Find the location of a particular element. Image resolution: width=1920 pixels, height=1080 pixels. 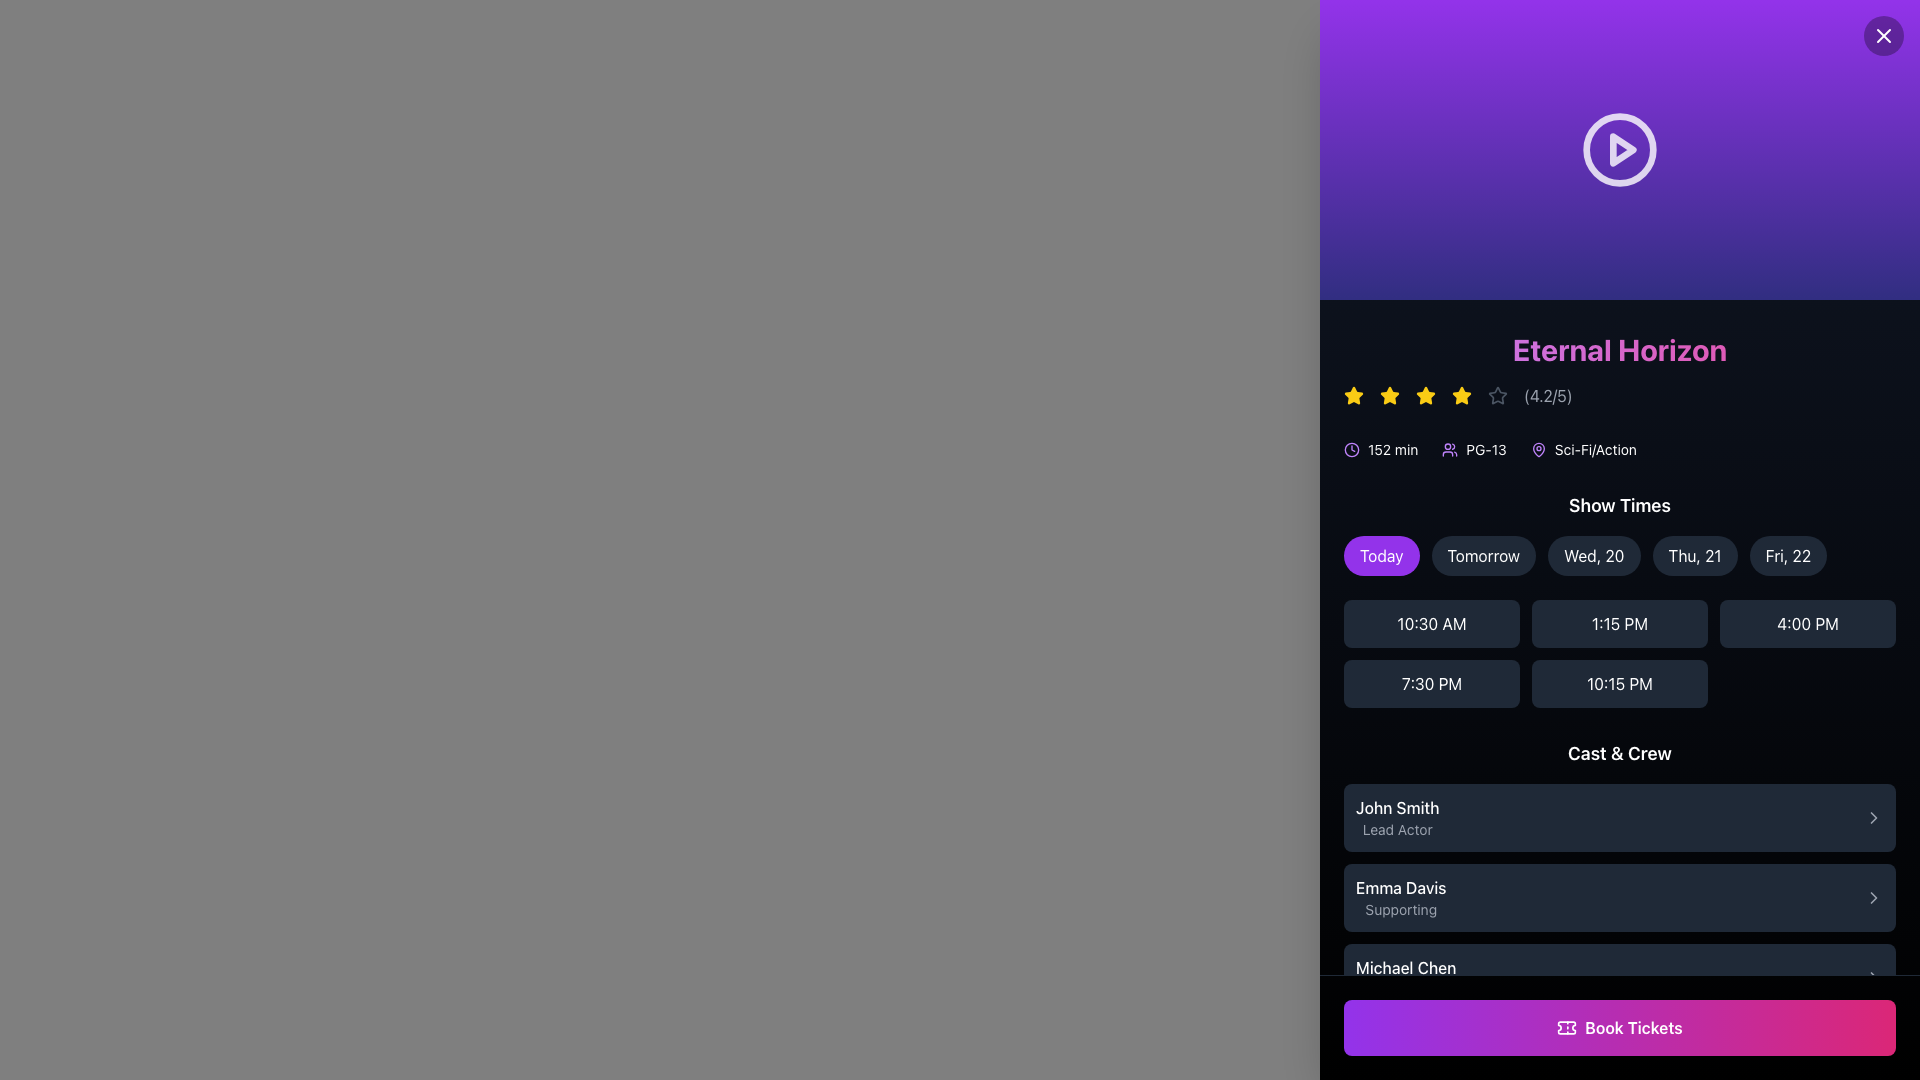

the fifth star-shaped icon in the rating system for 'Eternal Horizon', which has a grayish outline and a central marker is located at coordinates (1497, 395).